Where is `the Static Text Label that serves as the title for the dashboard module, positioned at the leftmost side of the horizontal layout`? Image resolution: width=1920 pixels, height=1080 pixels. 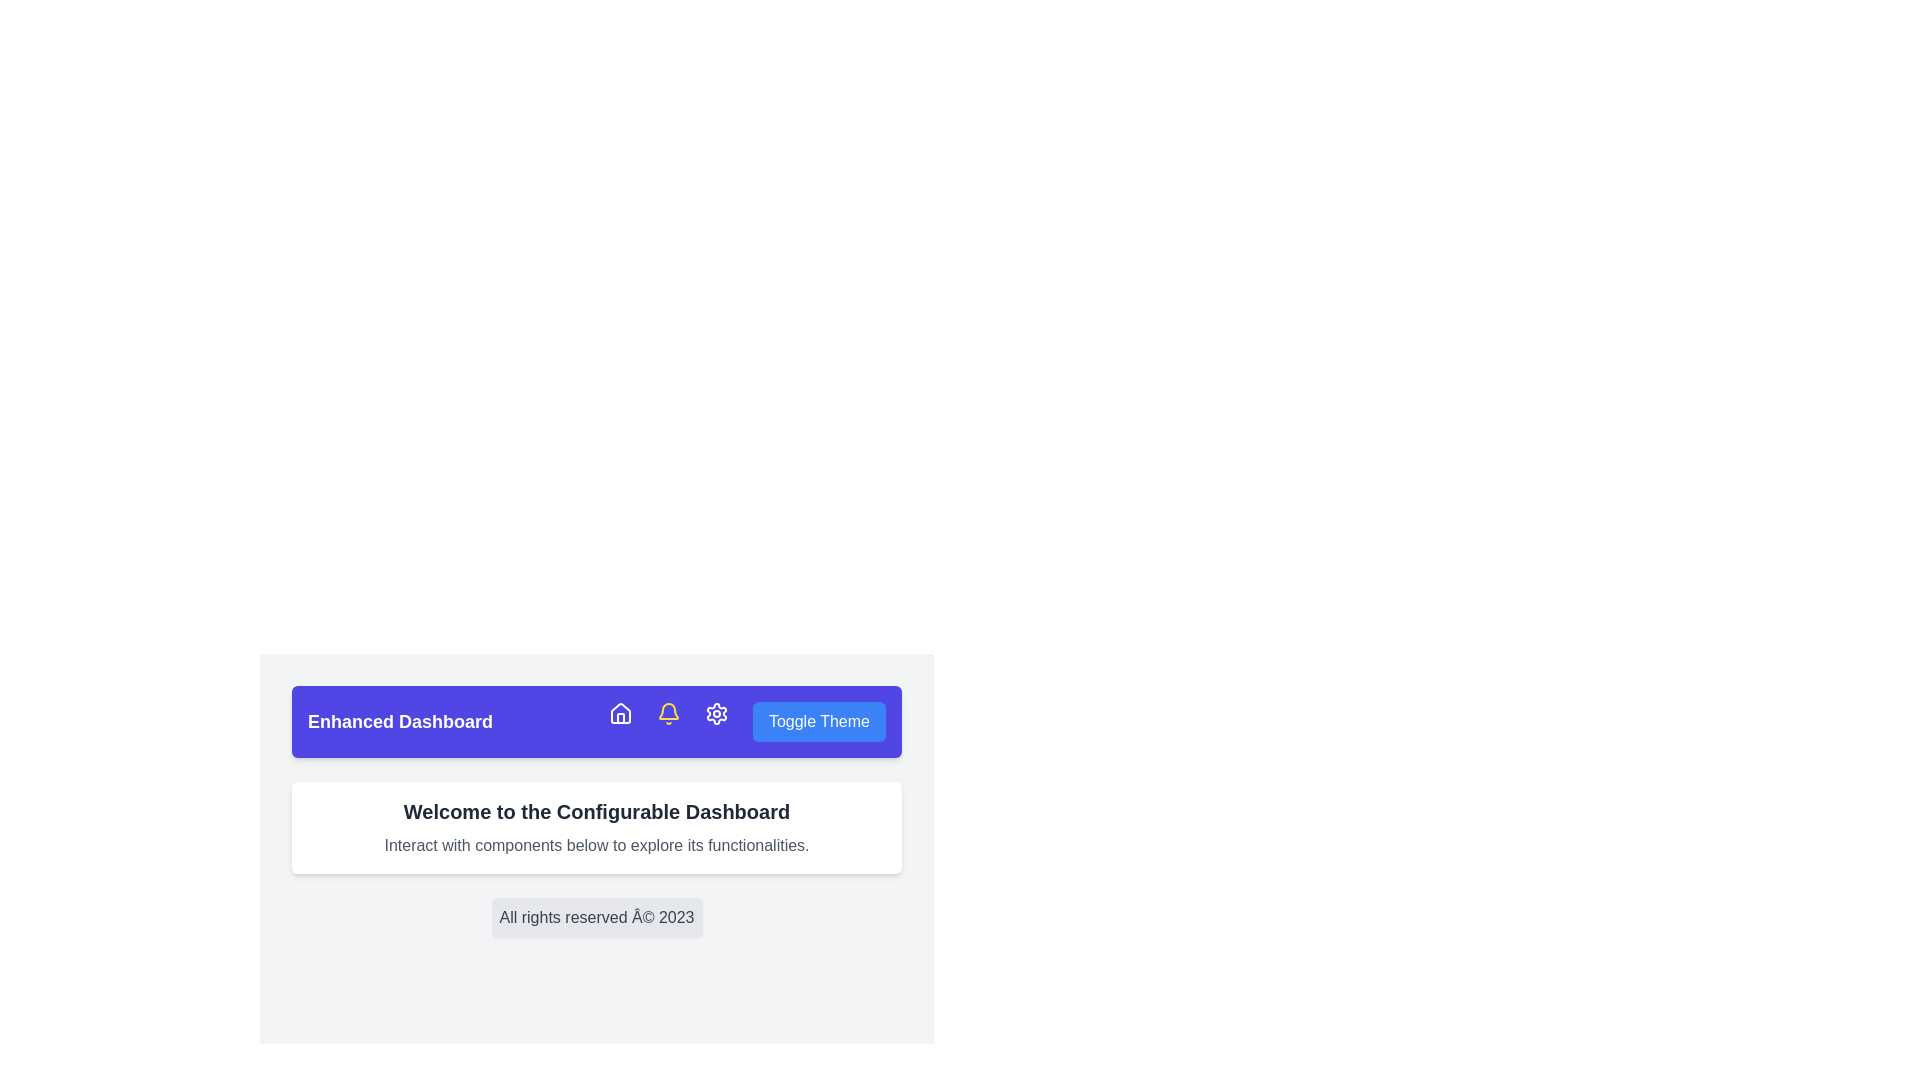 the Static Text Label that serves as the title for the dashboard module, positioned at the leftmost side of the horizontal layout is located at coordinates (400, 721).